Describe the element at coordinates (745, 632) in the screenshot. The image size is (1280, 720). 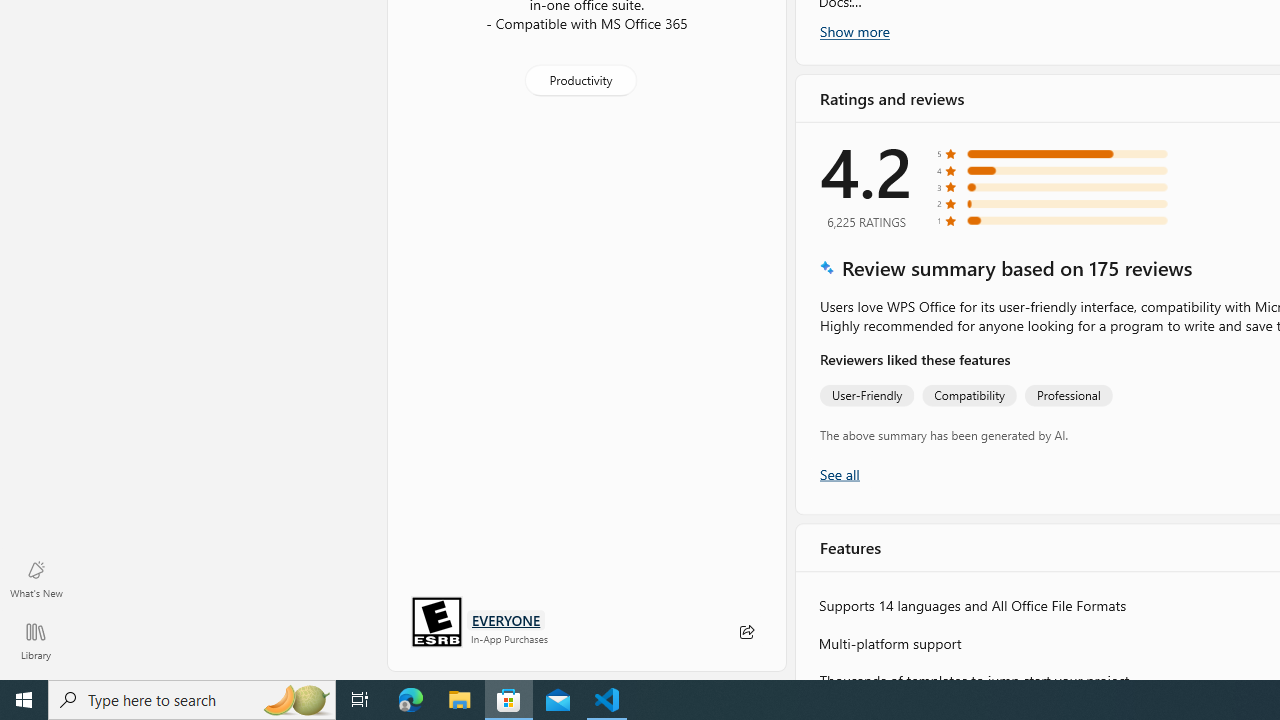
I see `'Share'` at that location.